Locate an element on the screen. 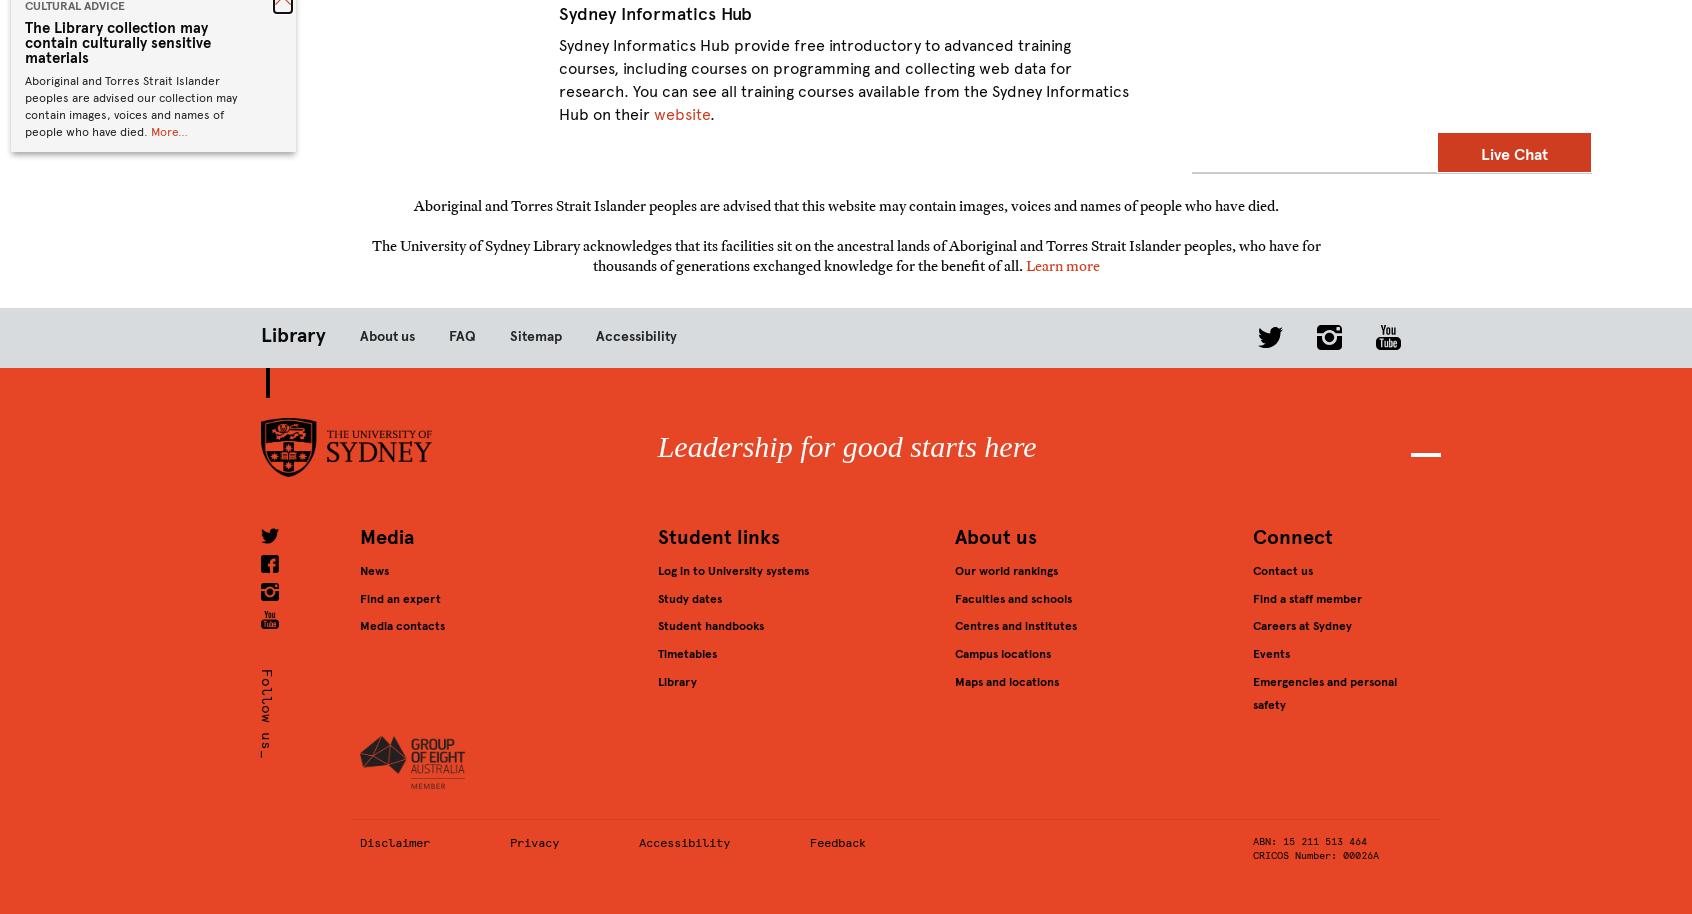 The image size is (1692, 914). 'Our world rankings' is located at coordinates (1005, 569).